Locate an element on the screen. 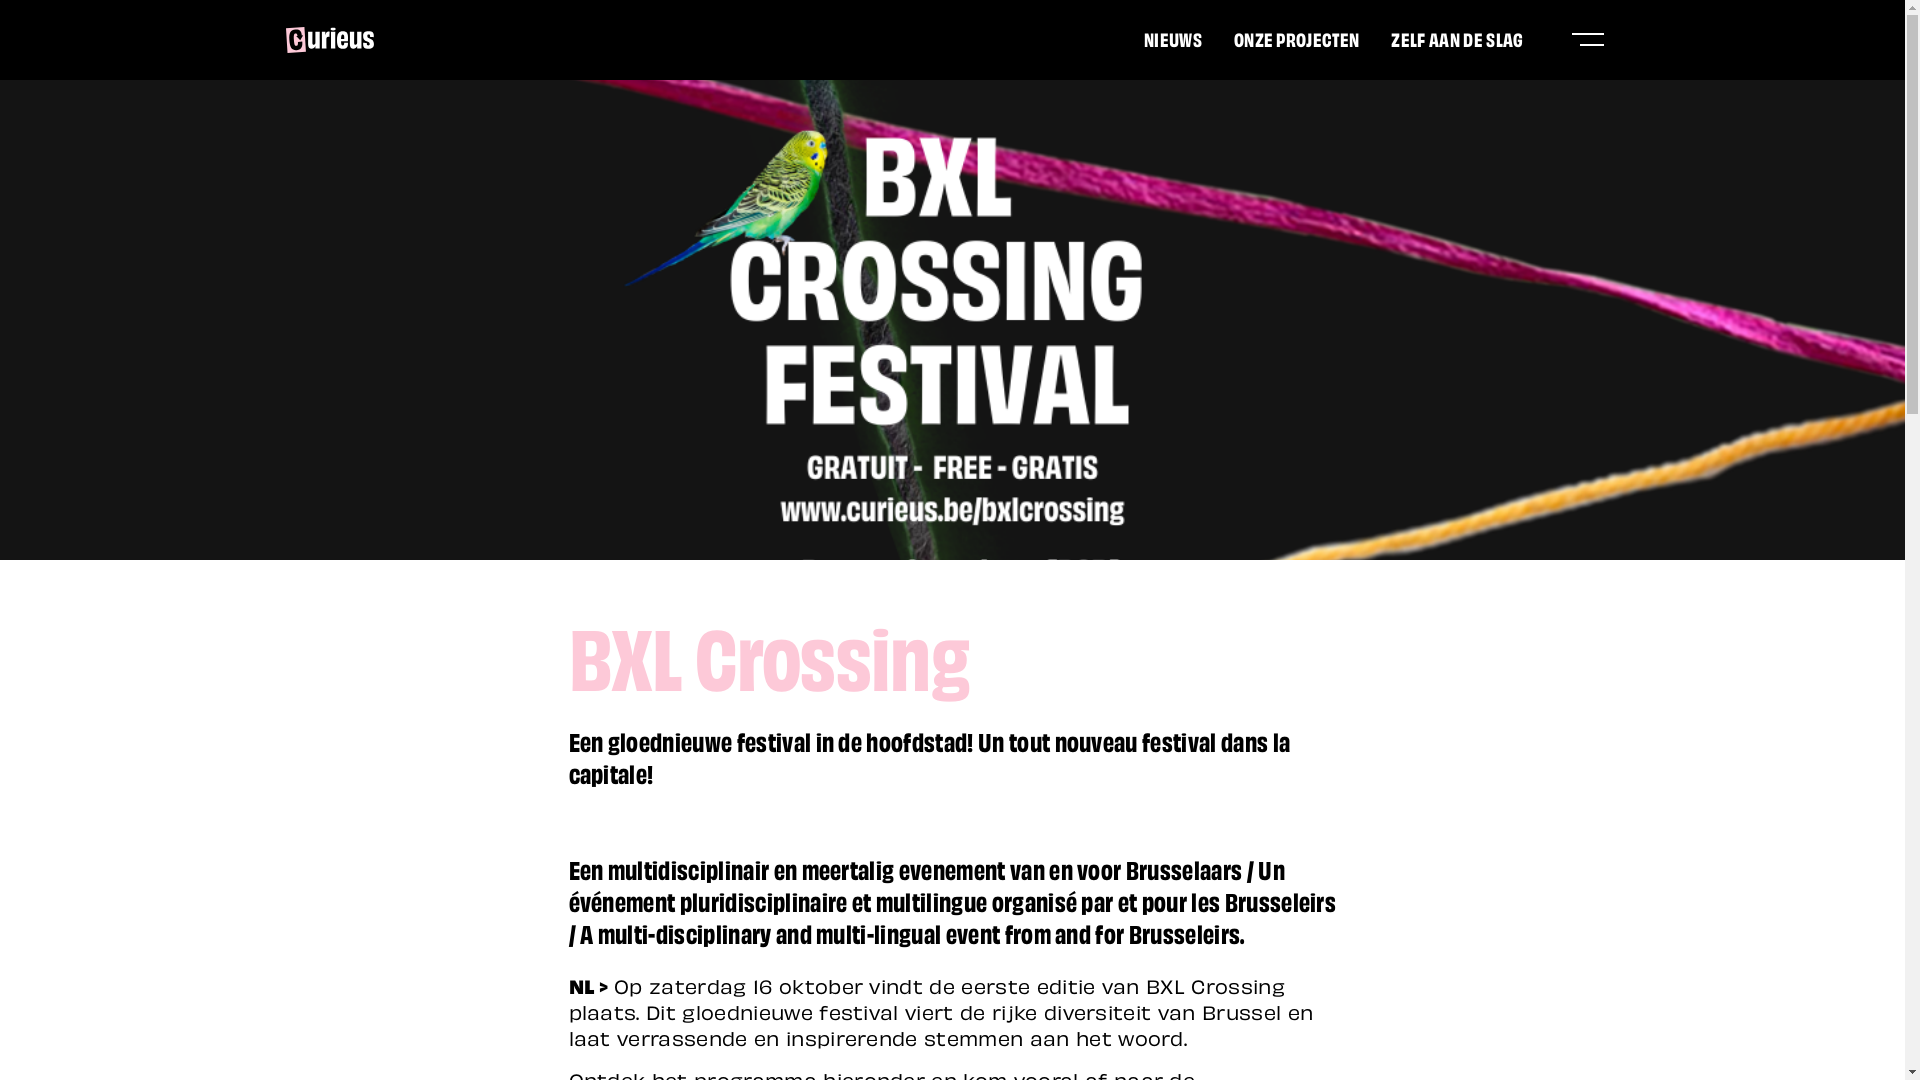 The height and width of the screenshot is (1080, 1920). 'ONZE PROJECTEN' is located at coordinates (1296, 38).